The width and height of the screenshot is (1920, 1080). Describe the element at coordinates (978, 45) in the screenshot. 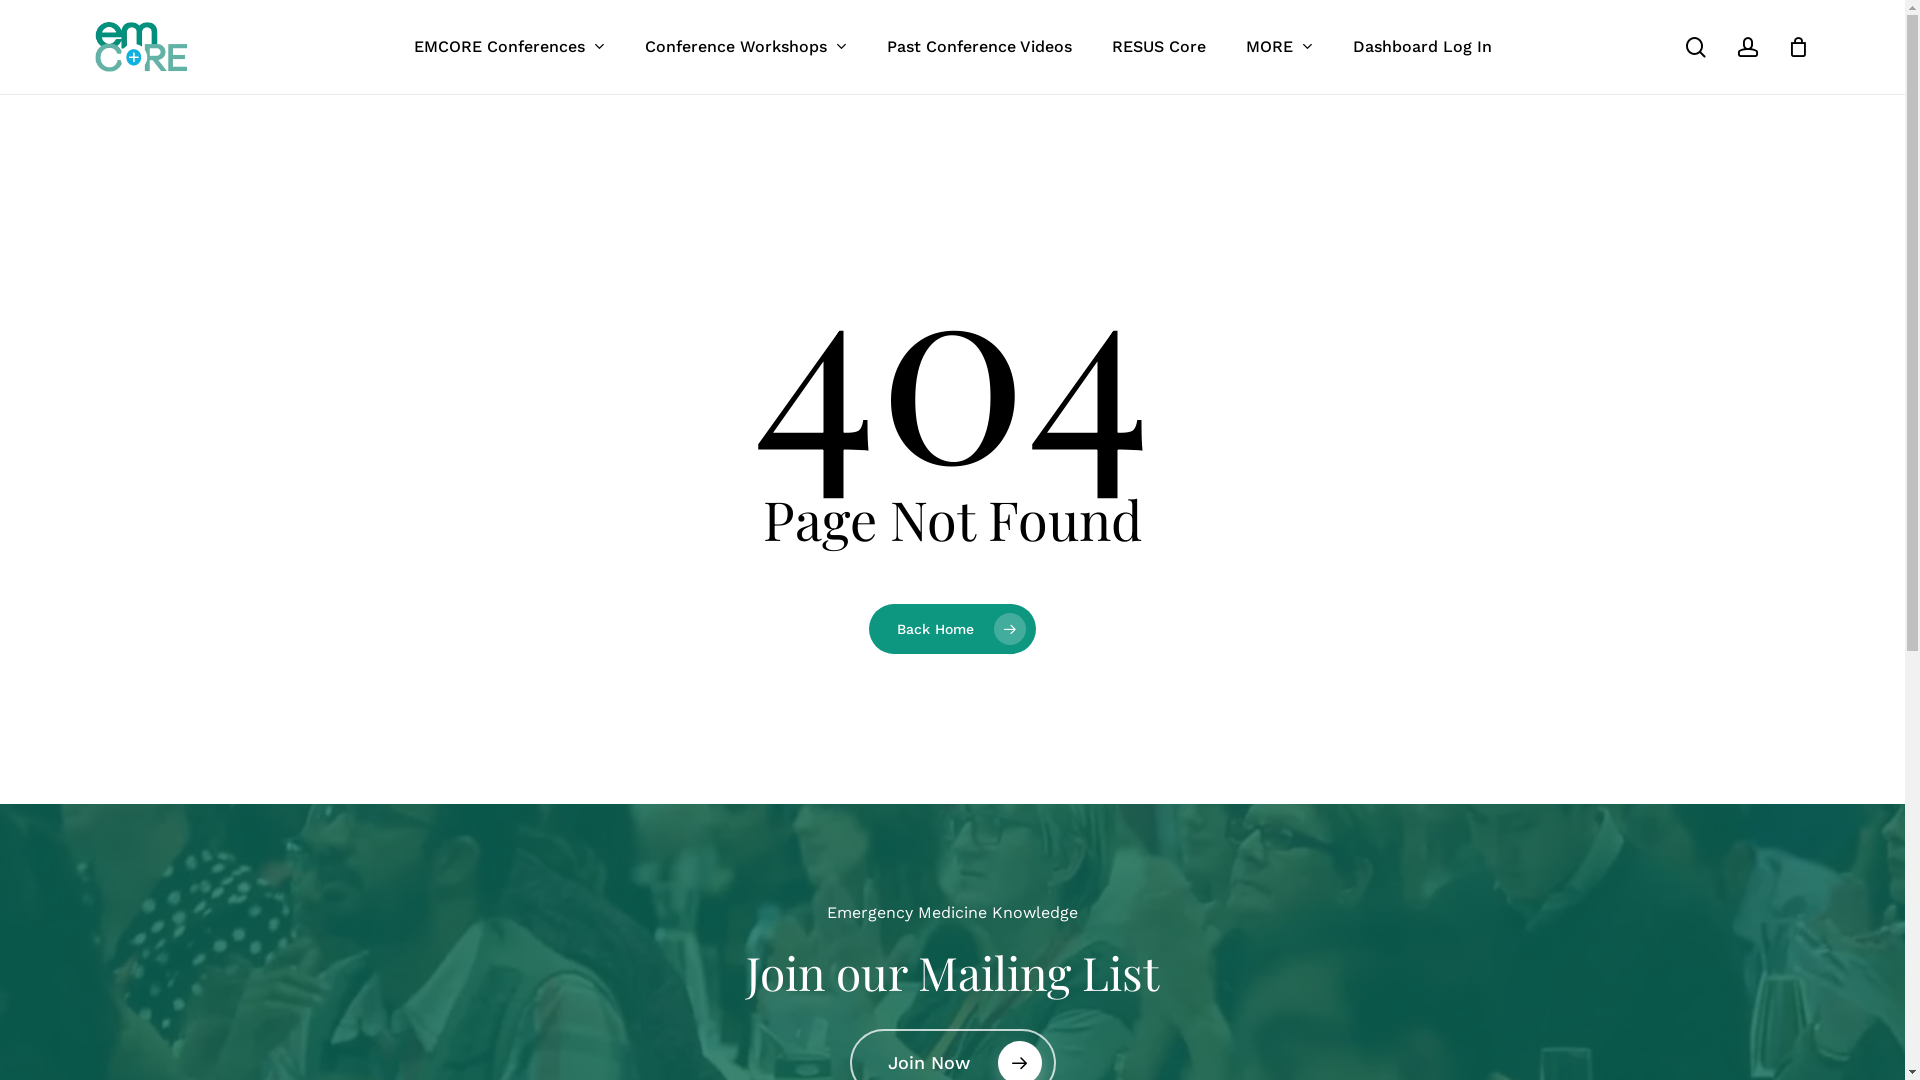

I see `'Past Conference Videos'` at that location.